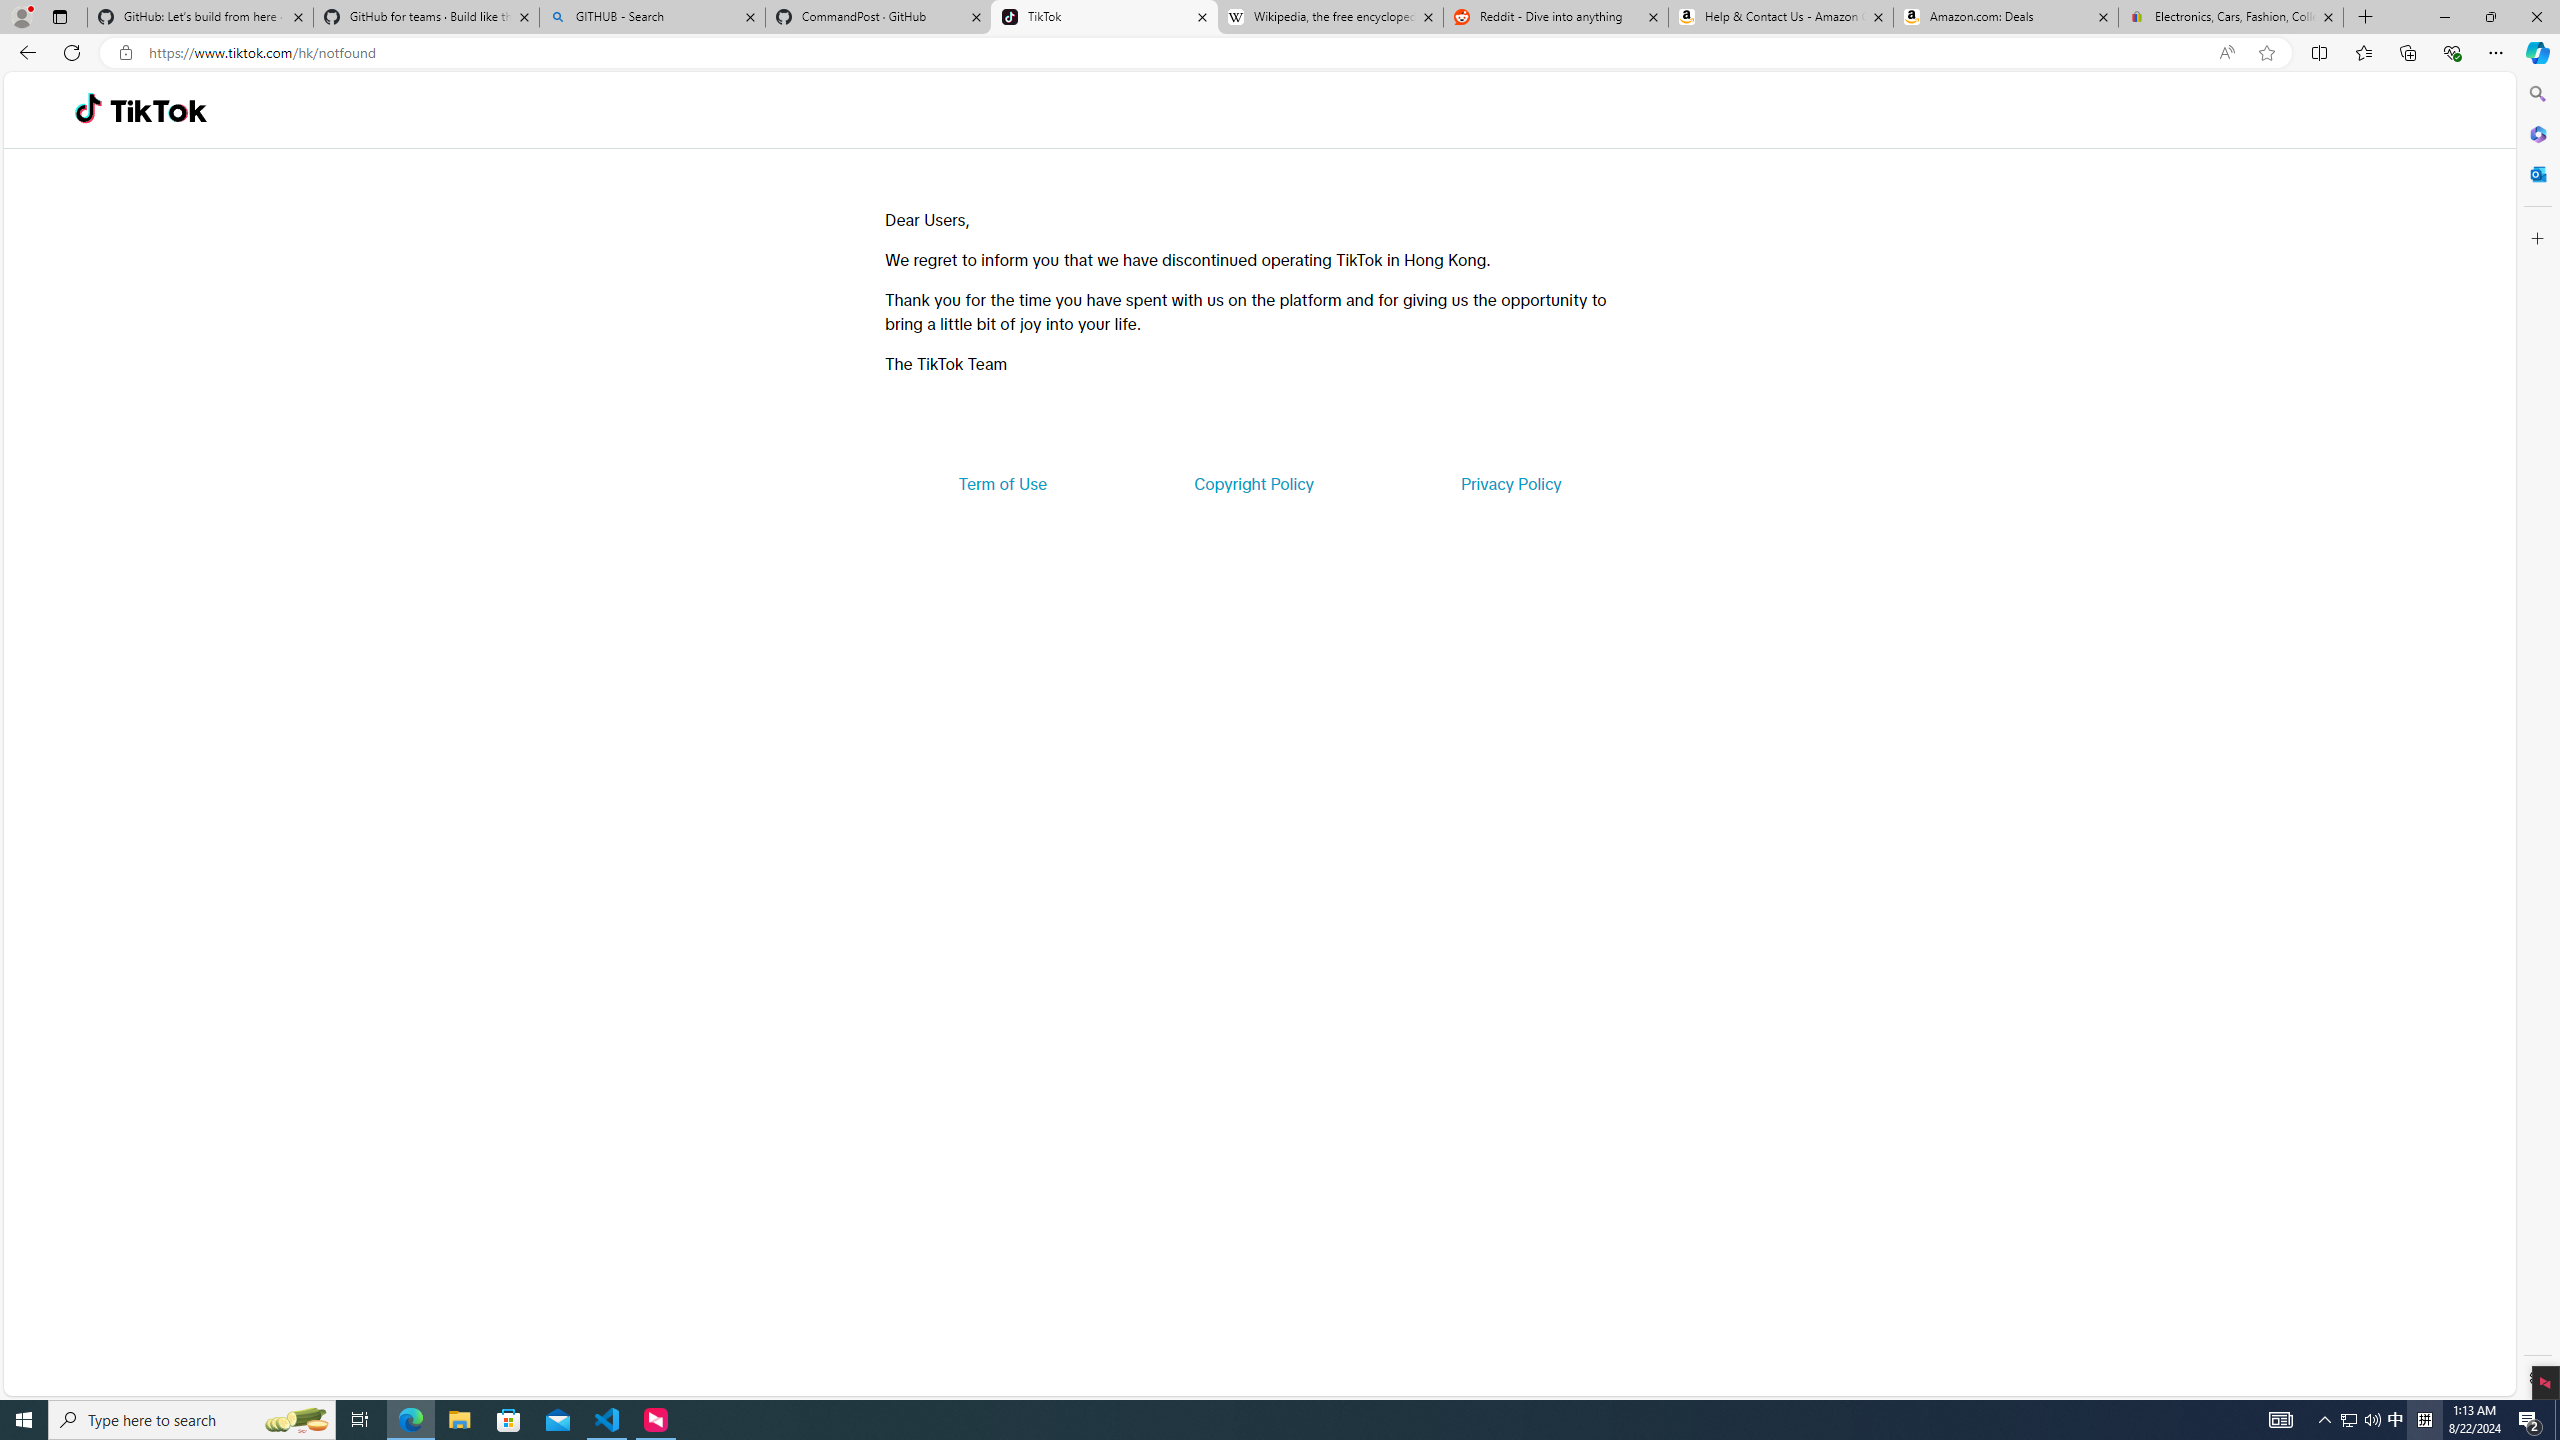  Describe the element at coordinates (1509, 482) in the screenshot. I see `'Privacy Policy'` at that location.